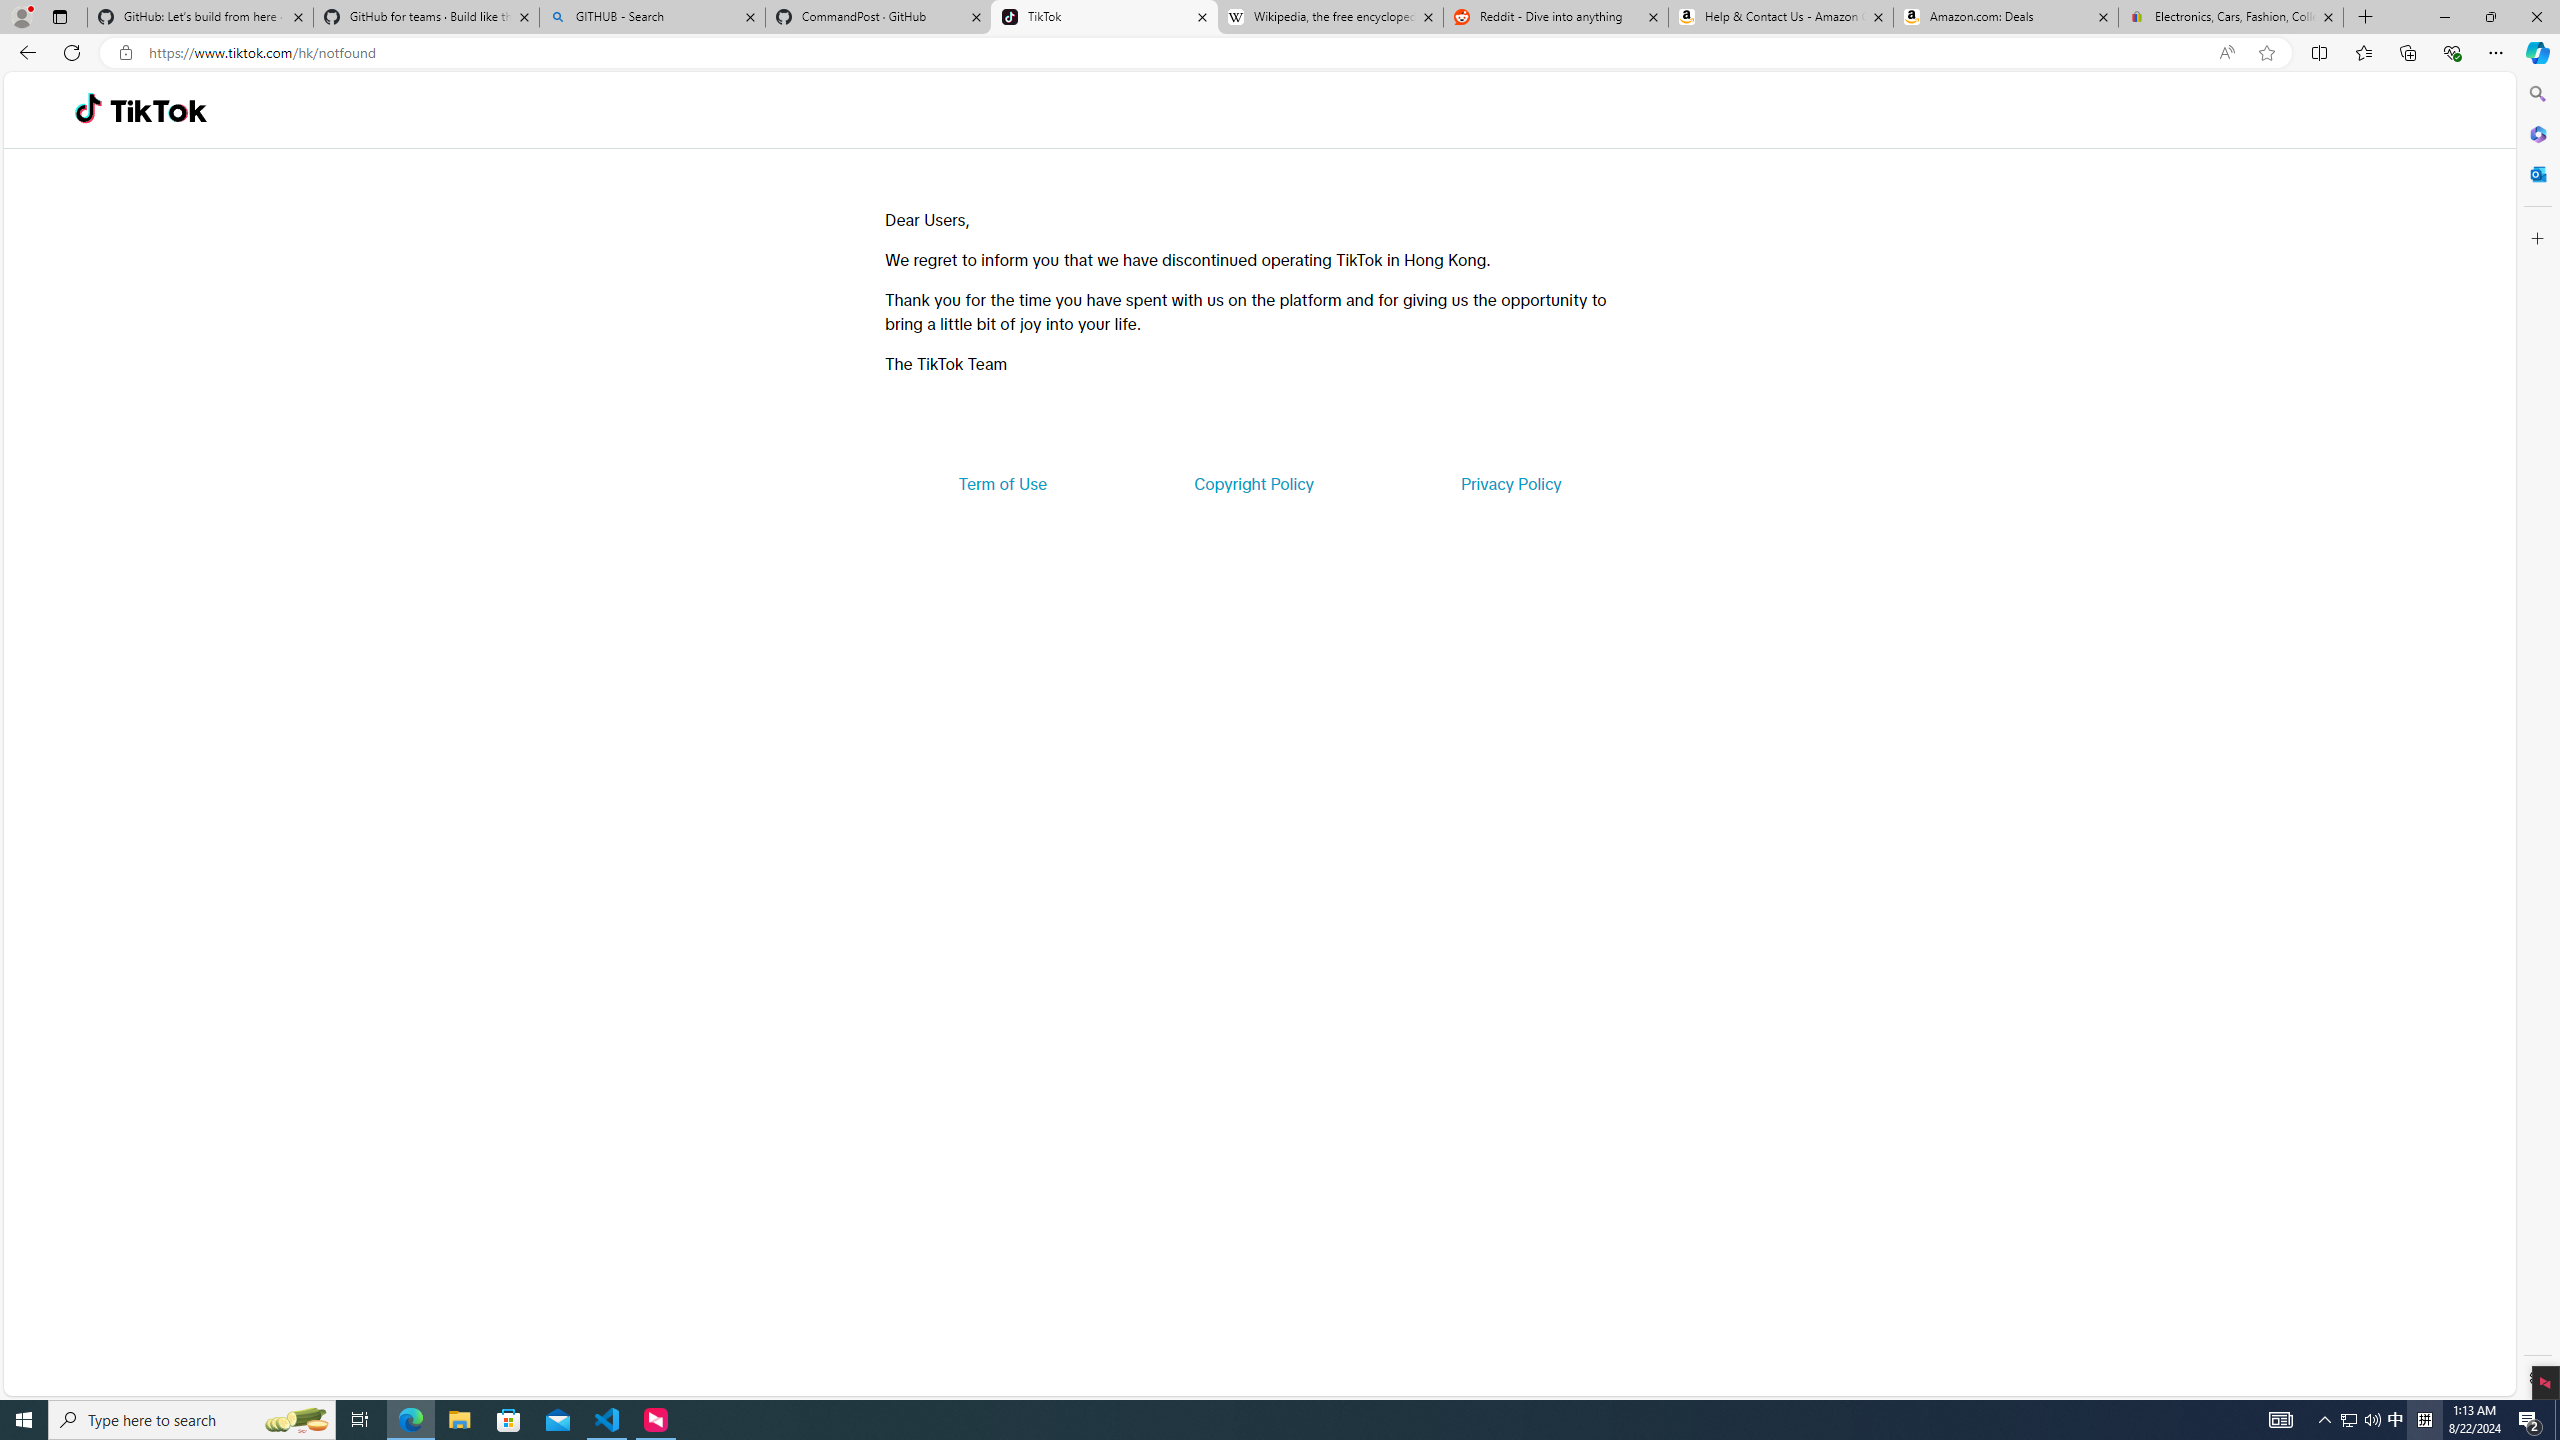  Describe the element at coordinates (1509, 482) in the screenshot. I see `'Privacy Policy'` at that location.